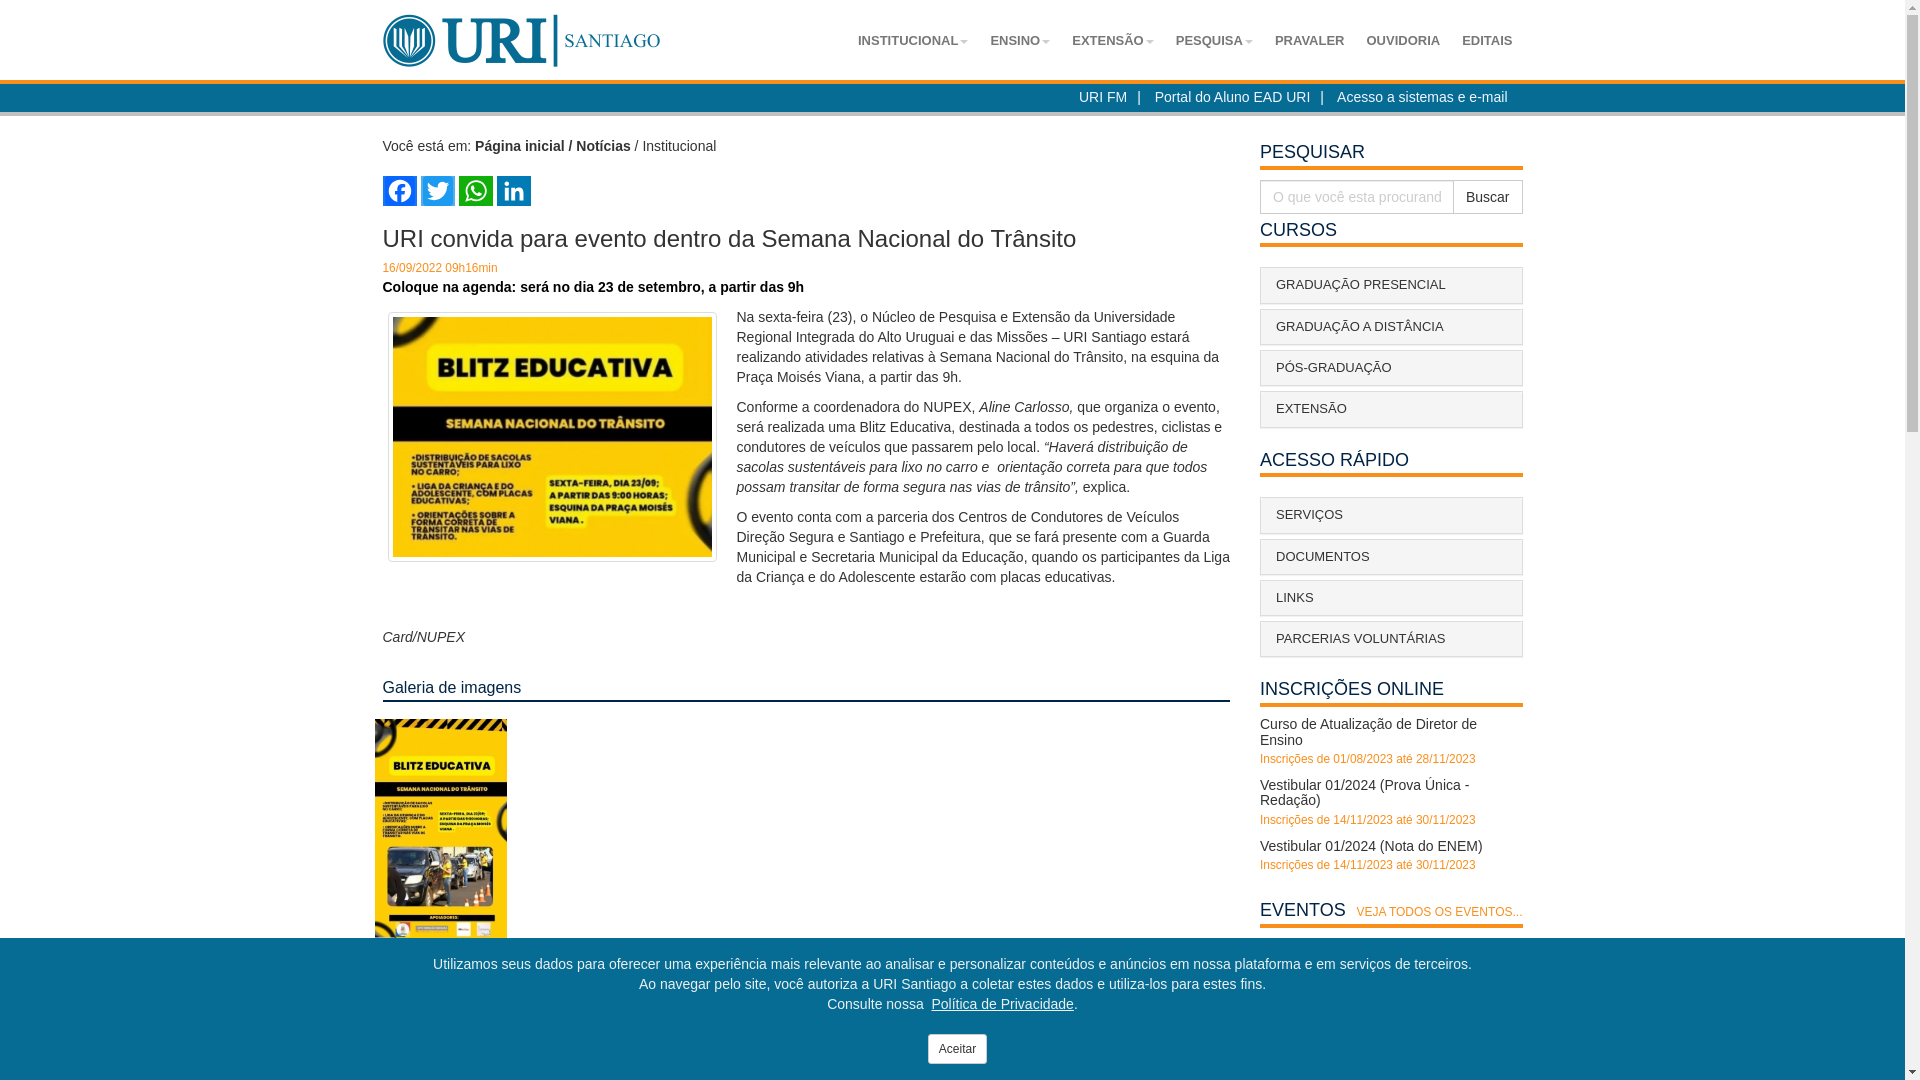 This screenshot has width=1920, height=1080. Describe the element at coordinates (1019, 41) in the screenshot. I see `'ENSINO'` at that location.